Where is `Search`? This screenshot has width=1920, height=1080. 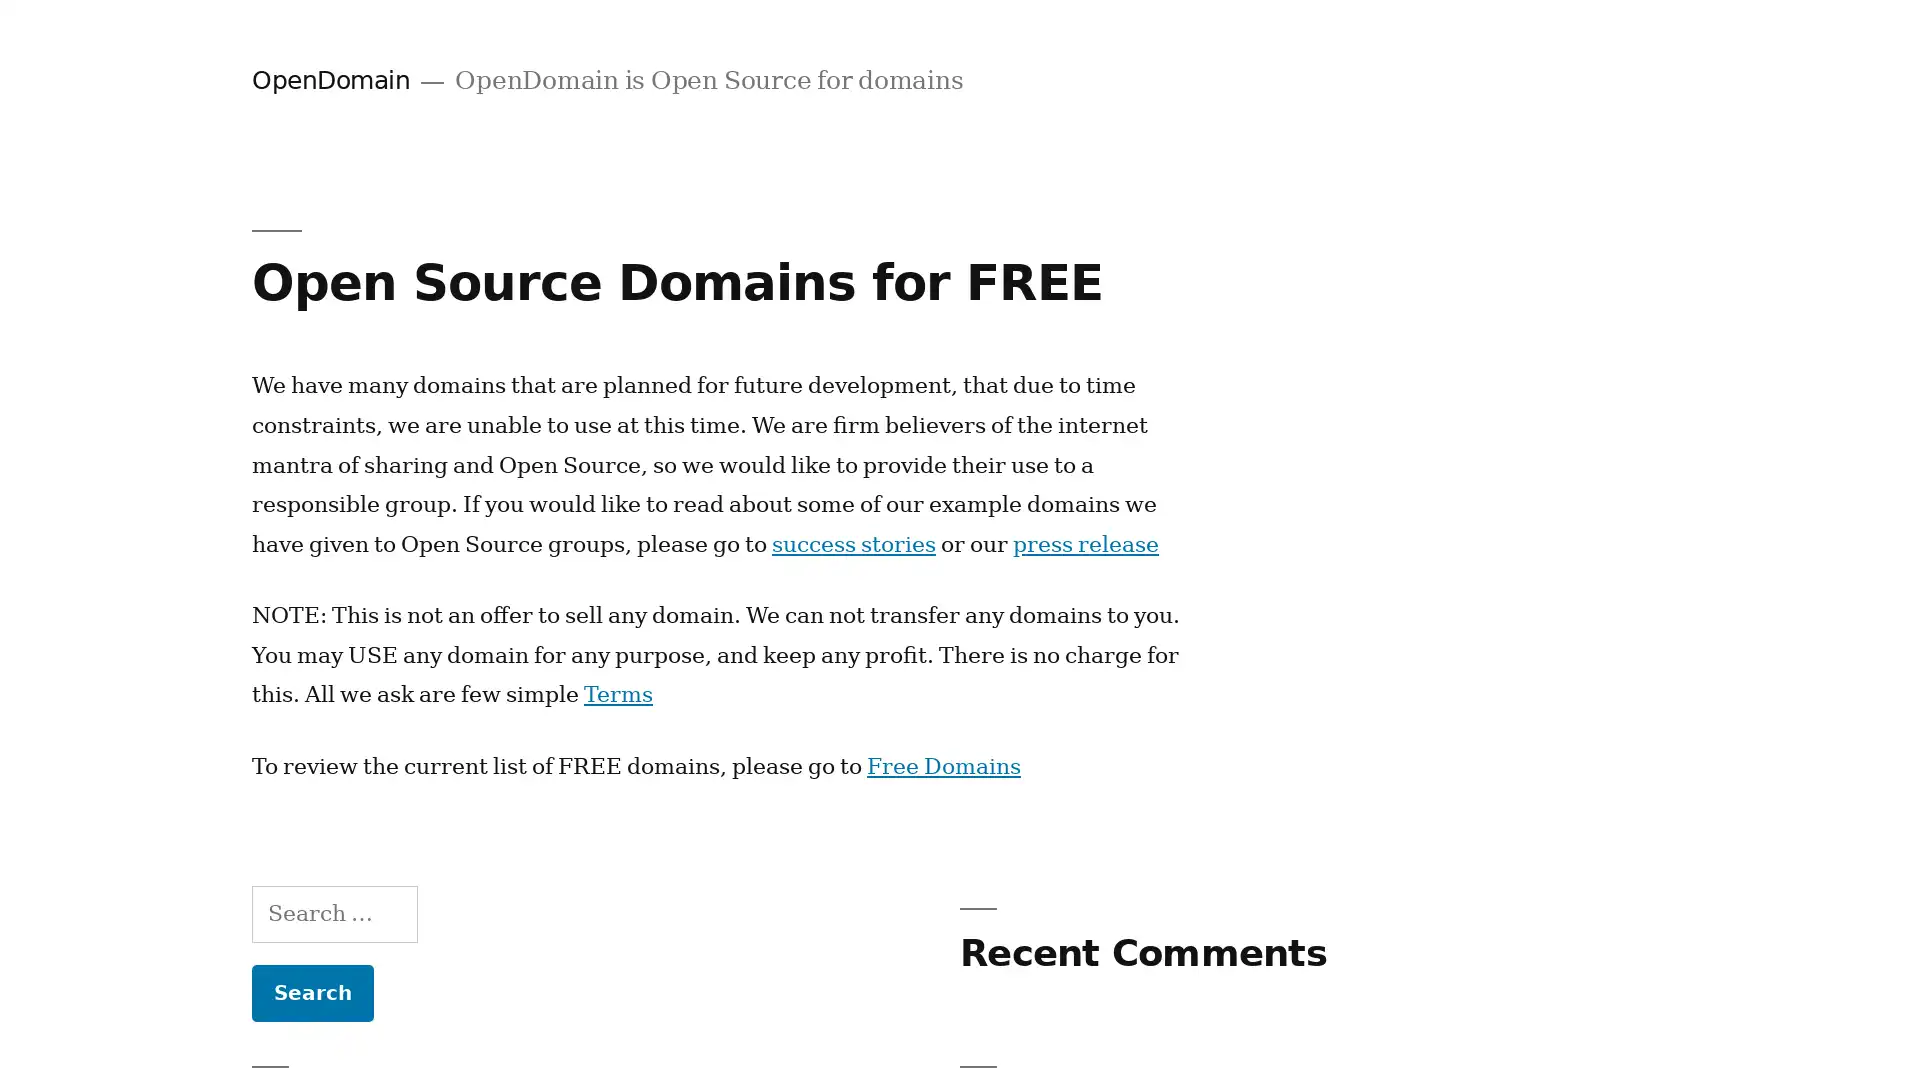
Search is located at coordinates (311, 992).